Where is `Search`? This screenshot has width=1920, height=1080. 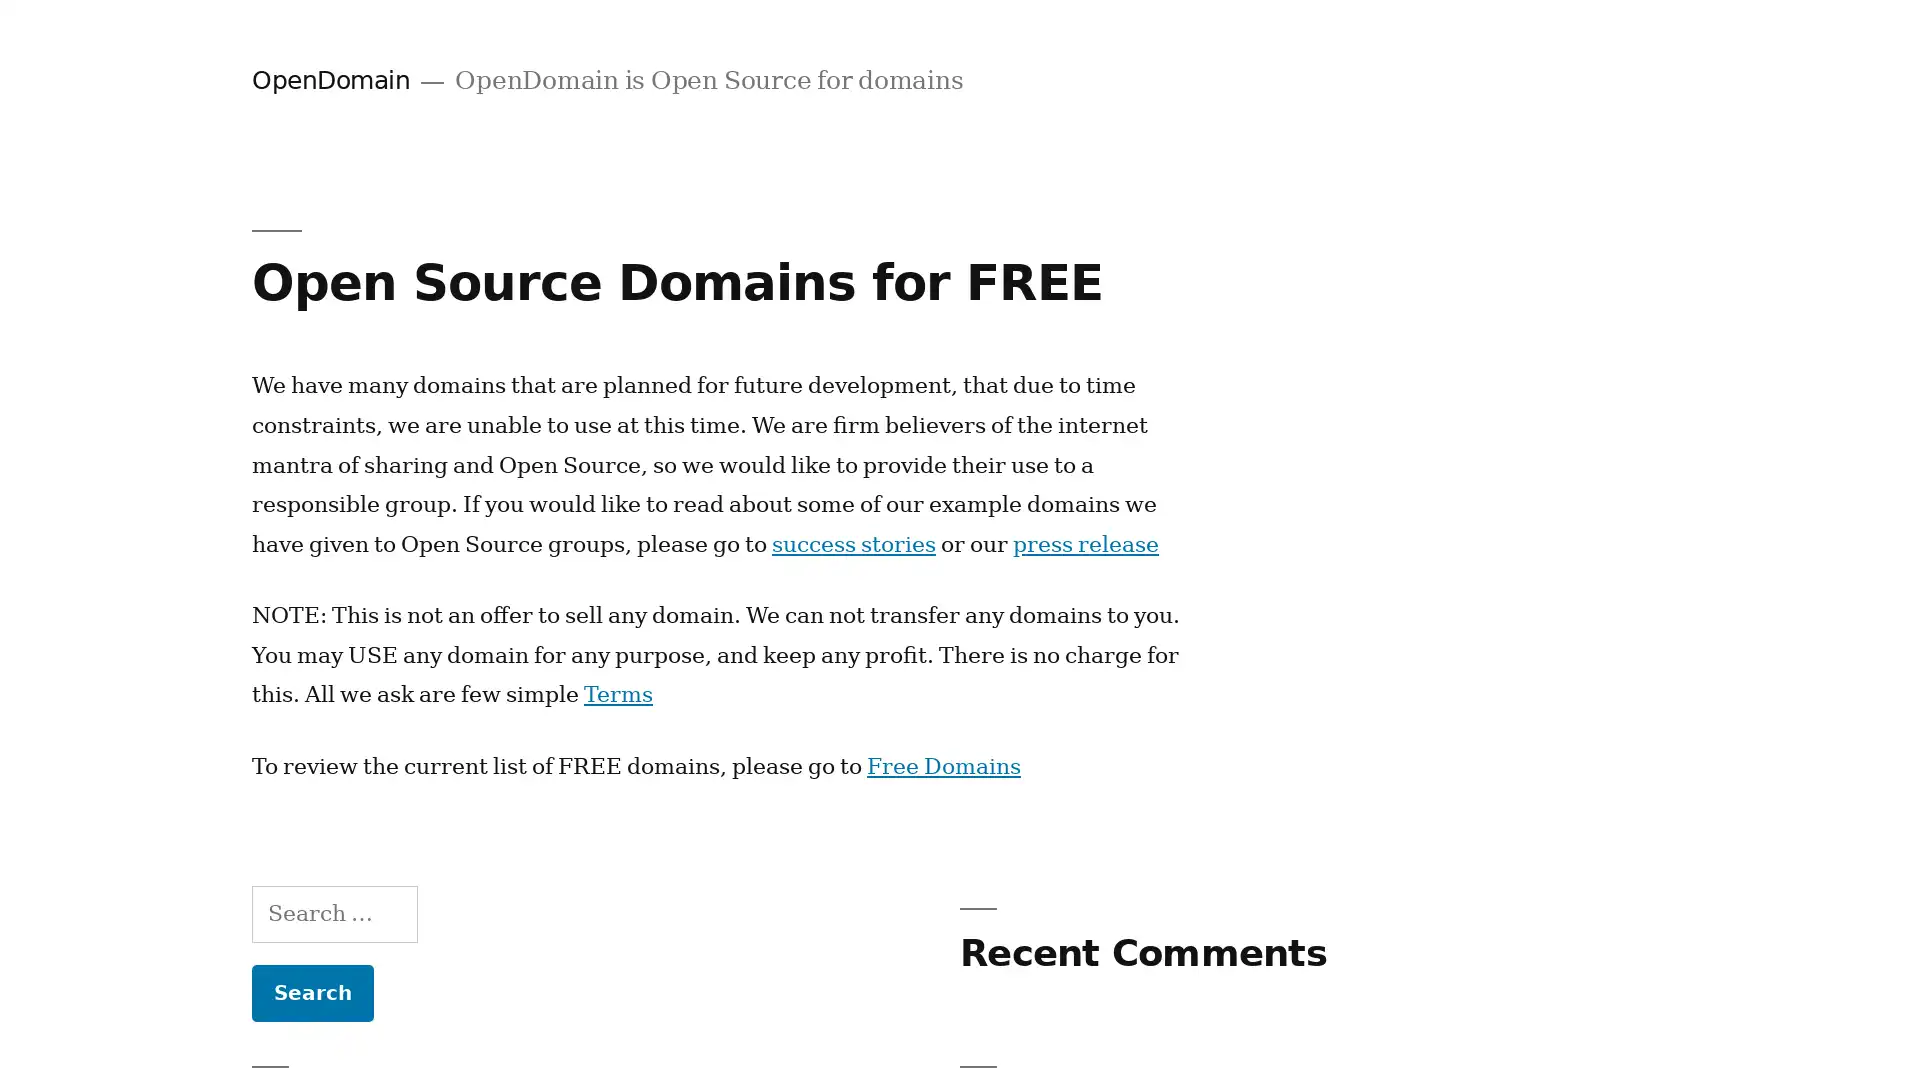
Search is located at coordinates (311, 992).